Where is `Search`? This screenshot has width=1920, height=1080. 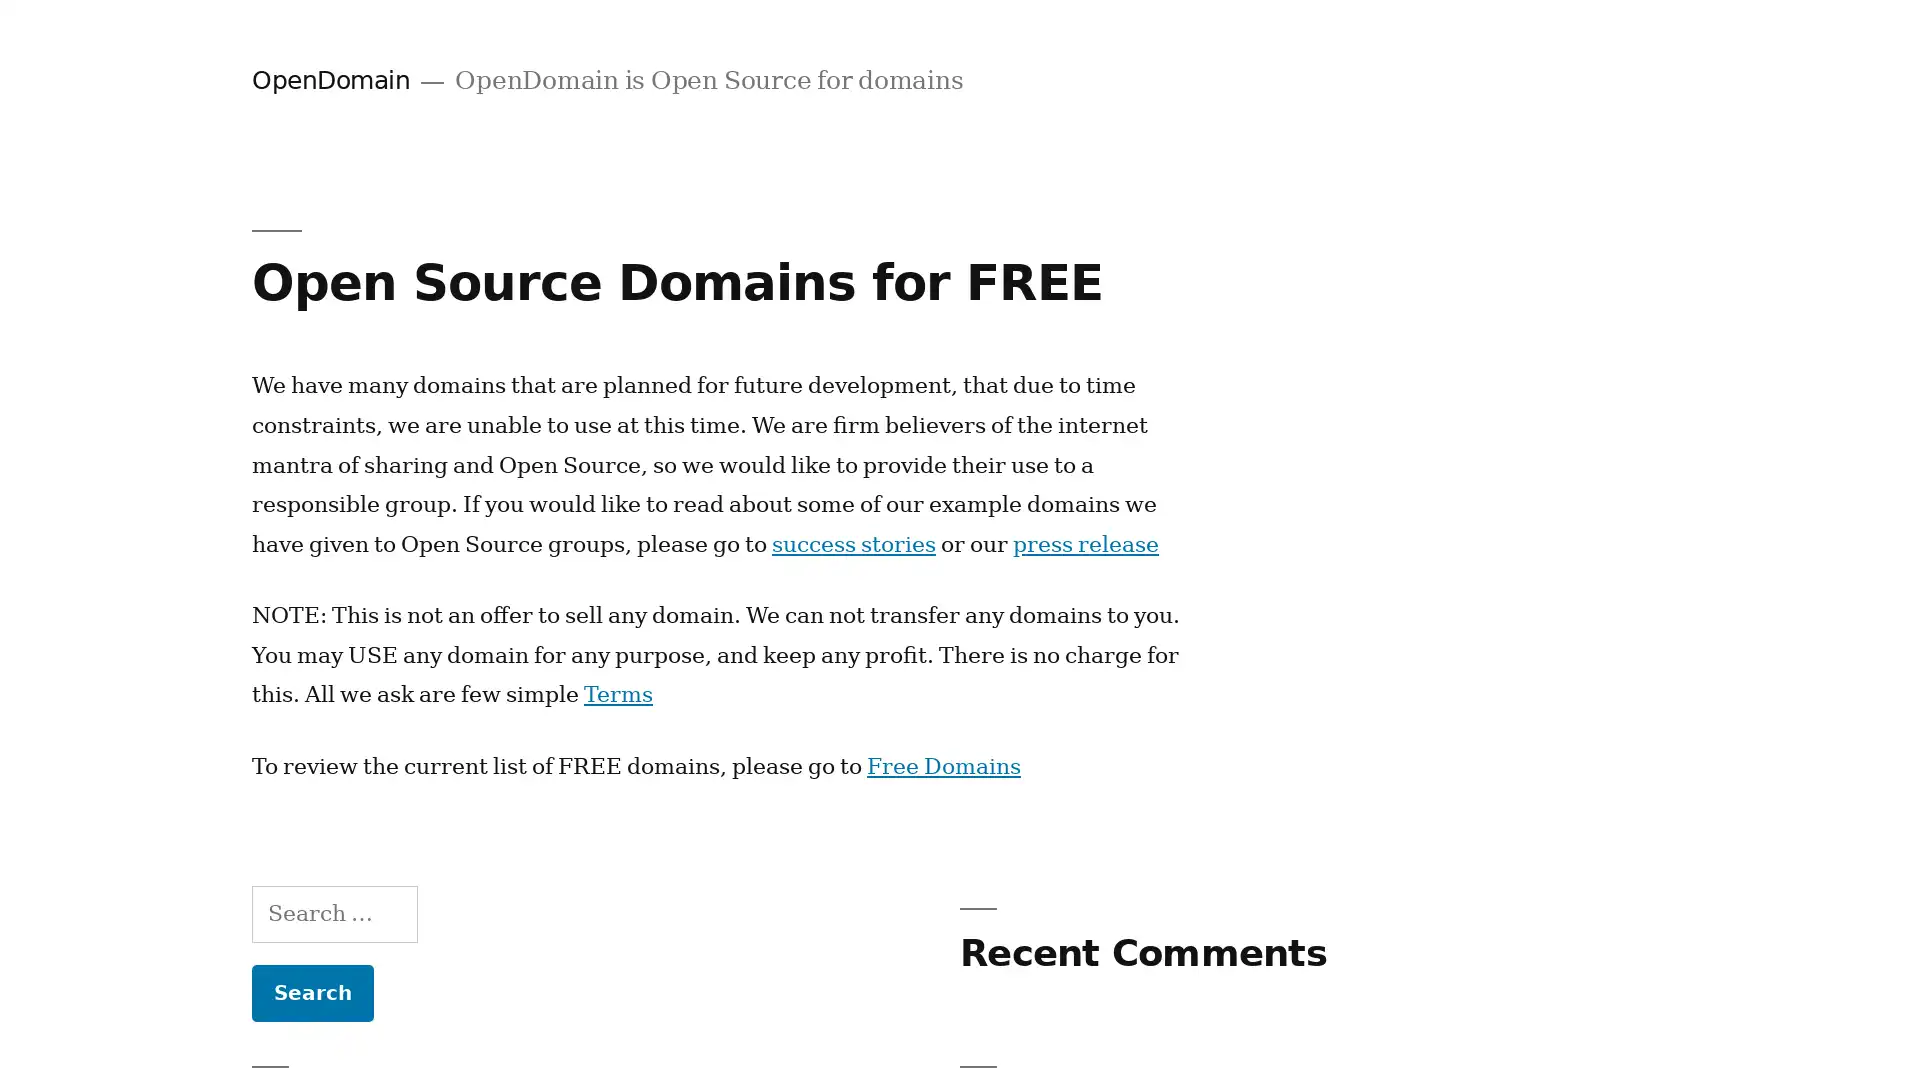
Search is located at coordinates (311, 992).